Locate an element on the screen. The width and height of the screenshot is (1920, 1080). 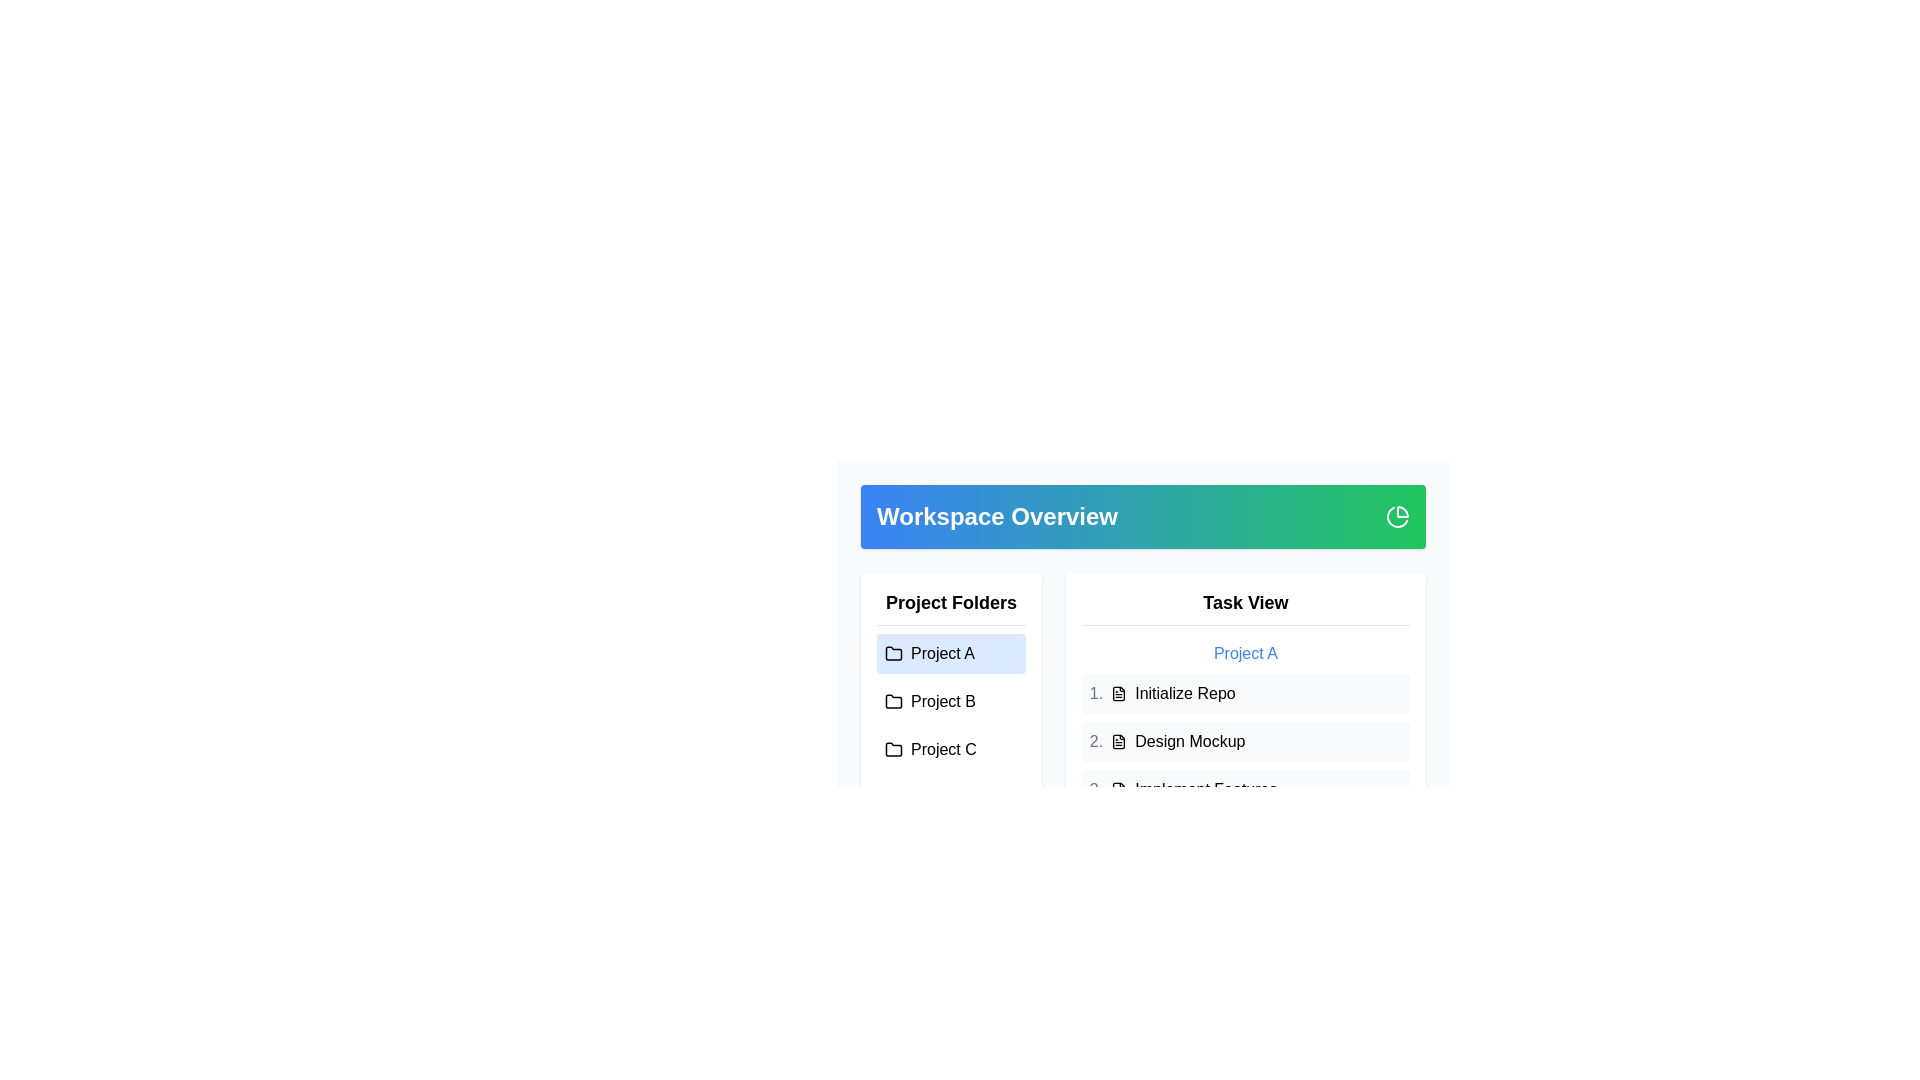
the task list item labeled 'Design Mockup' is located at coordinates (1244, 741).